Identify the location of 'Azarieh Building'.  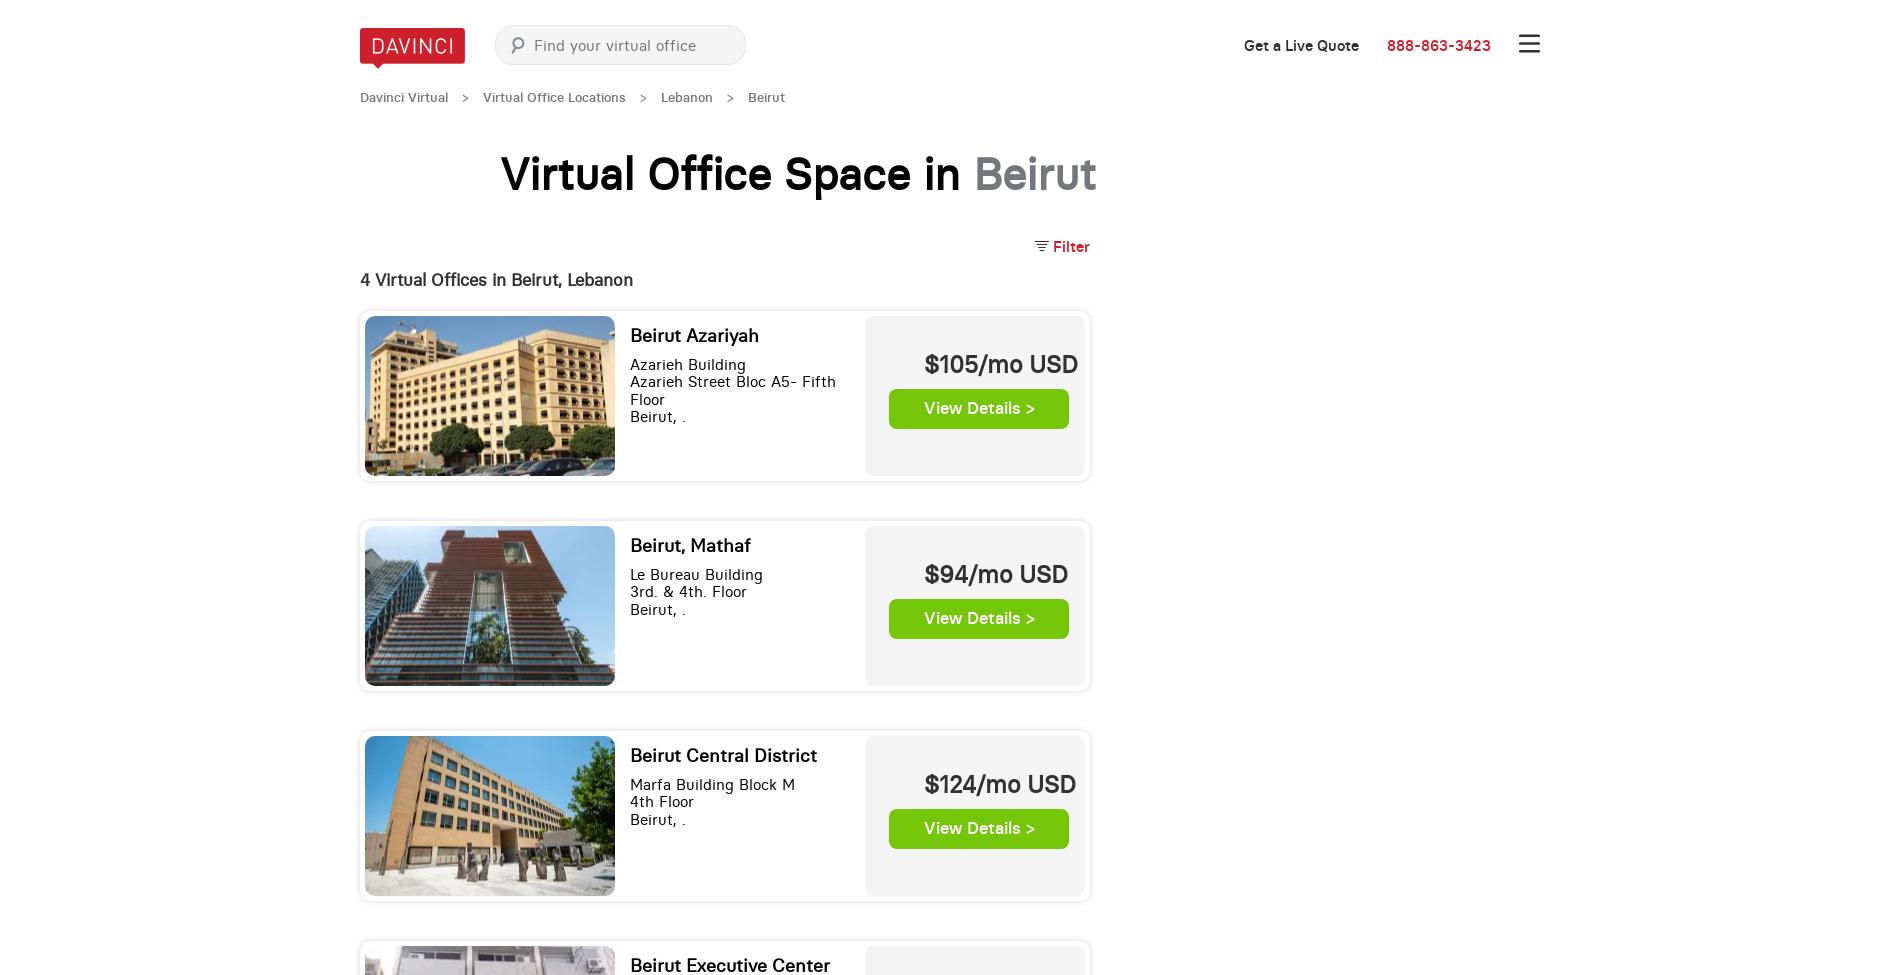
(629, 363).